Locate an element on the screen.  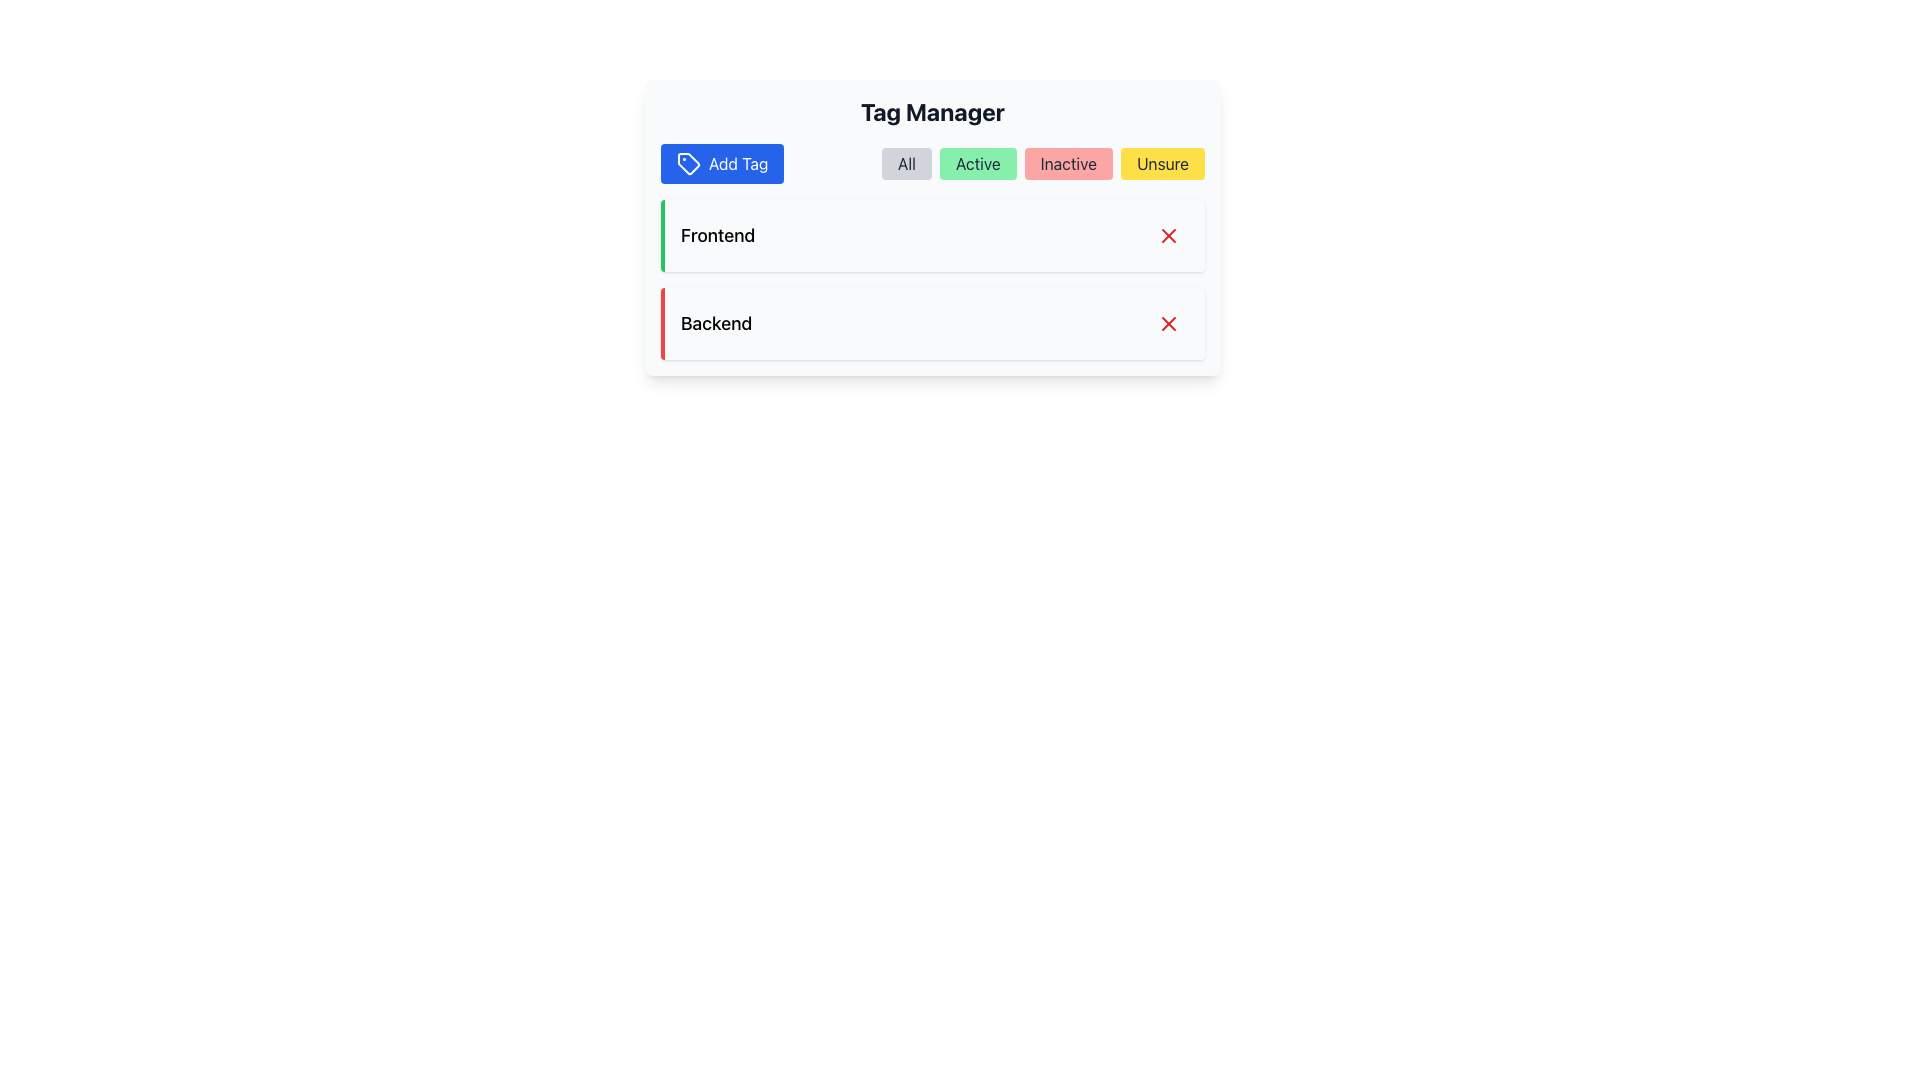
the red 'X' icon button located at the far-right of the row labeled 'Backend' to potentially see a tooltip is located at coordinates (1169, 323).